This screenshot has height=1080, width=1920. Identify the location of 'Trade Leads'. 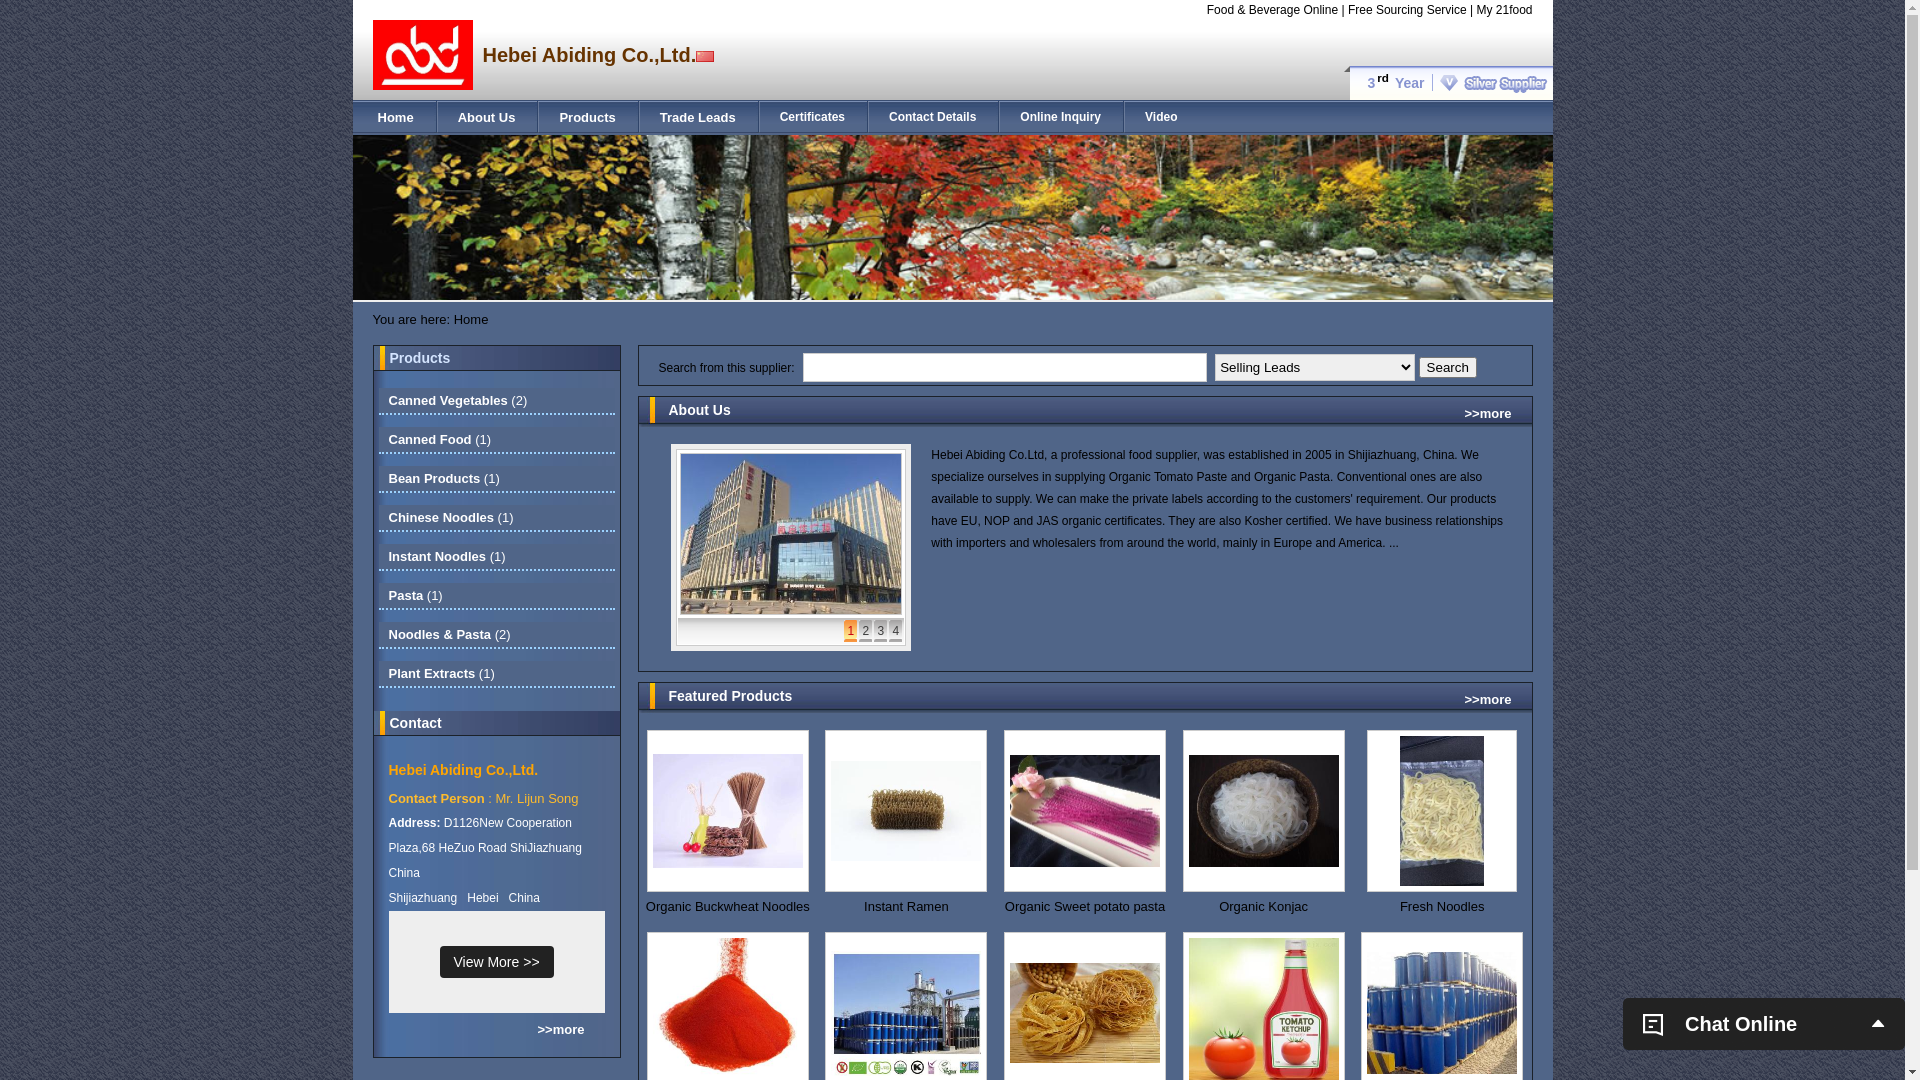
(697, 117).